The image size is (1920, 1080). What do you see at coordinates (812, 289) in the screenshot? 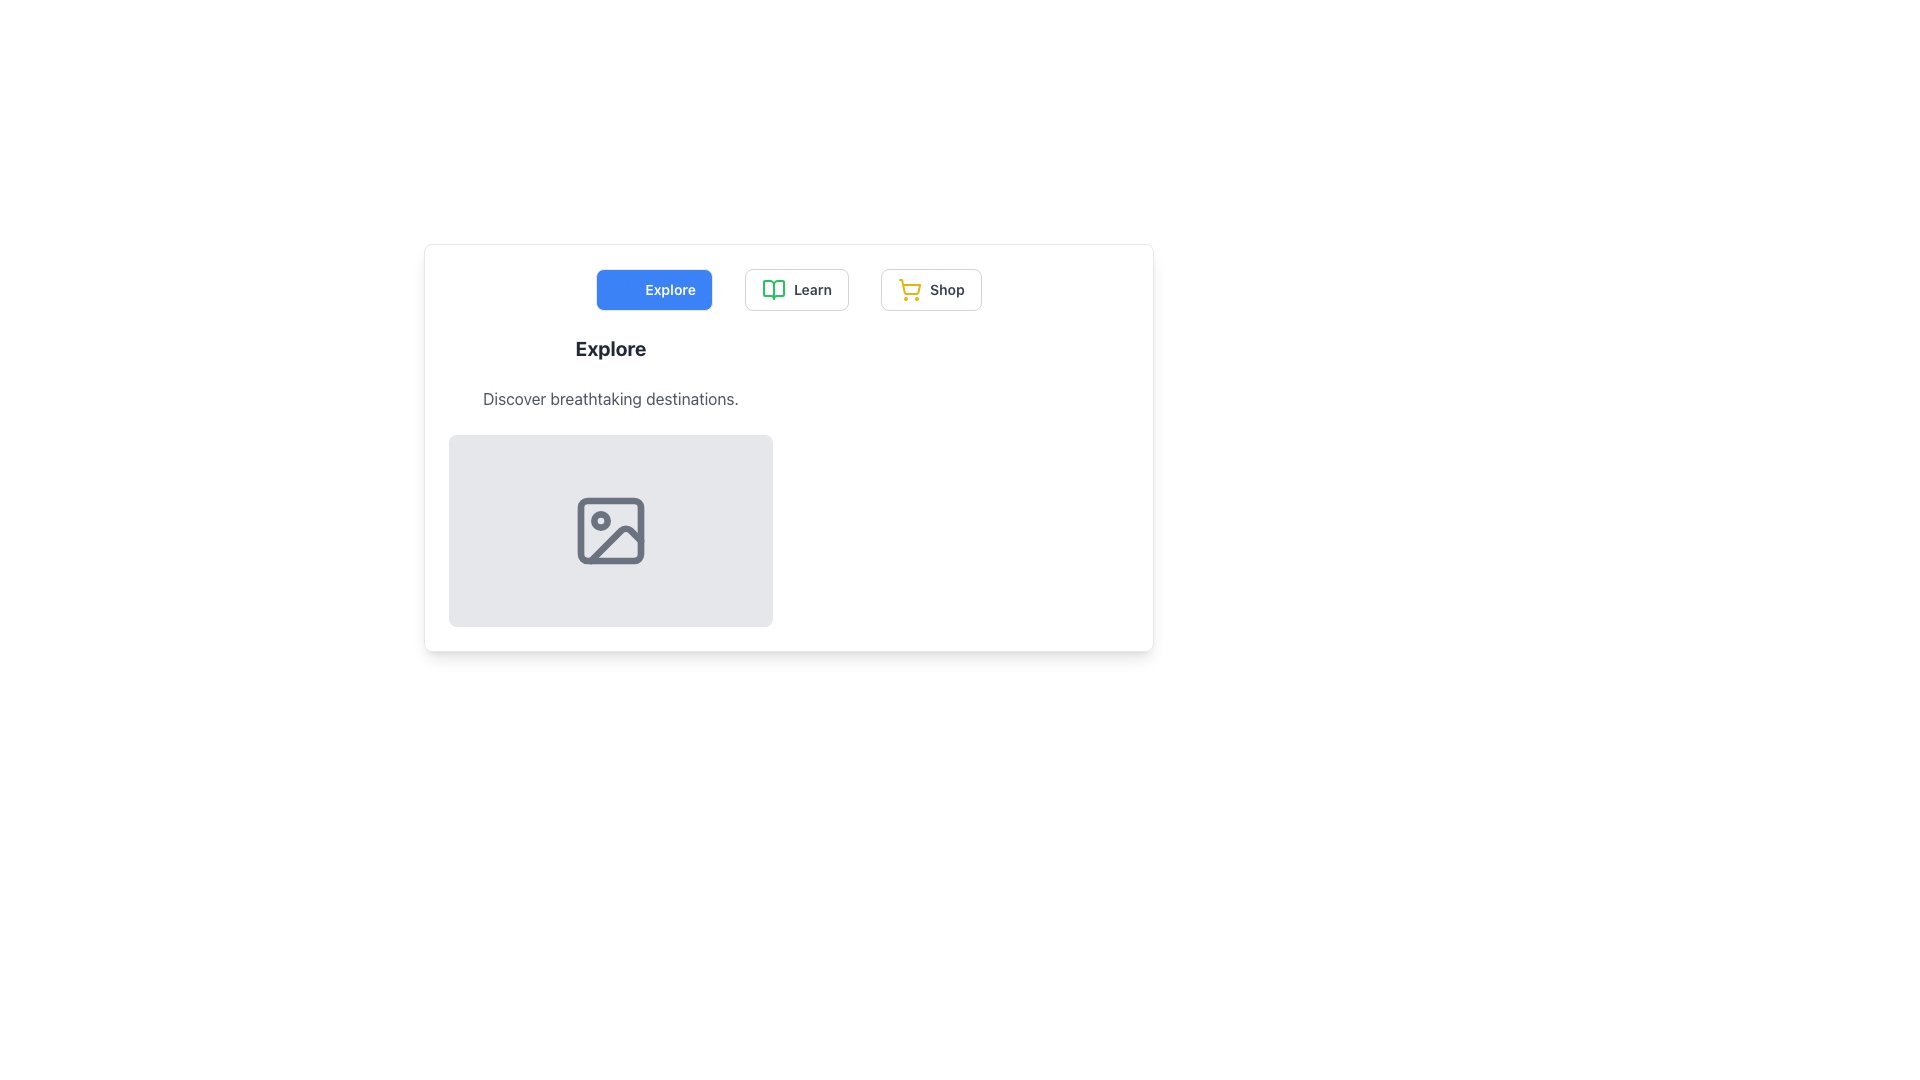
I see `the navigation button labeled 'Learn'` at bounding box center [812, 289].